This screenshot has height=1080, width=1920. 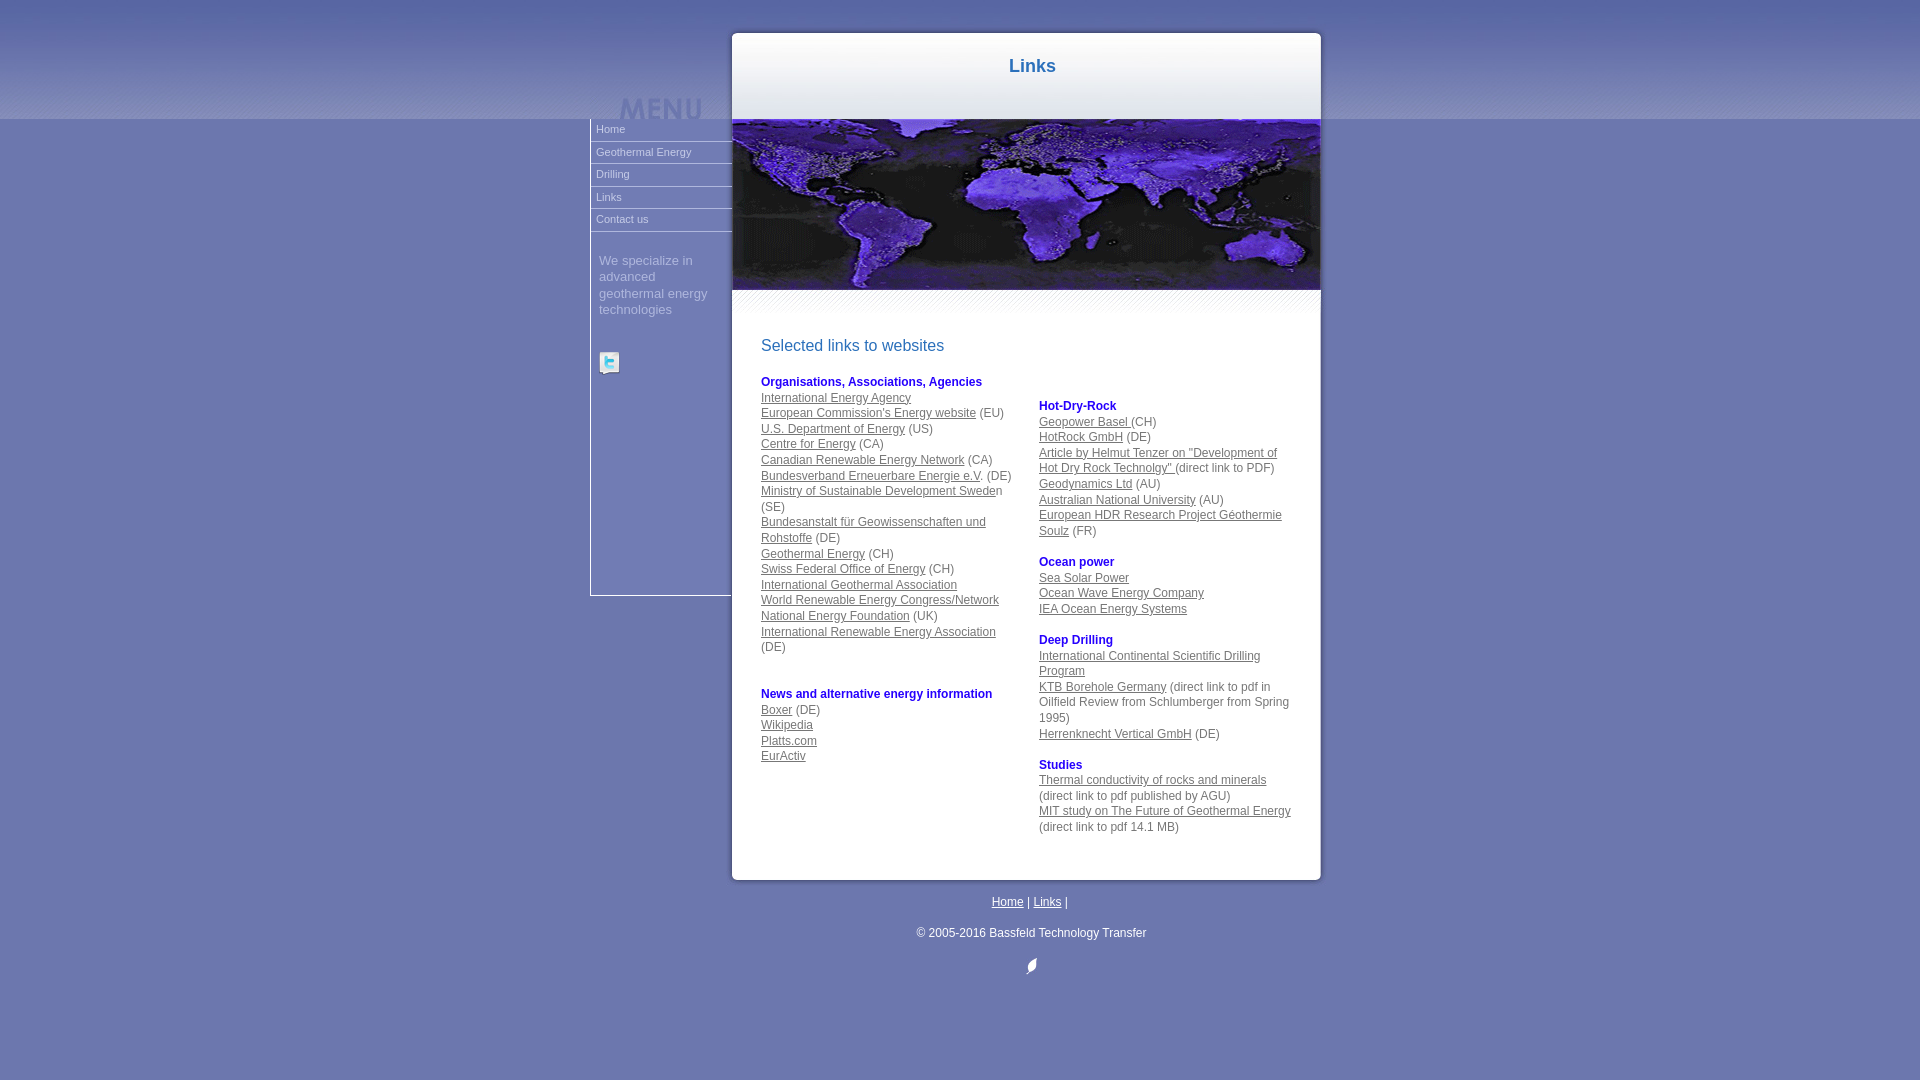 What do you see at coordinates (833, 427) in the screenshot?
I see `'U.S. Department of Energy'` at bounding box center [833, 427].